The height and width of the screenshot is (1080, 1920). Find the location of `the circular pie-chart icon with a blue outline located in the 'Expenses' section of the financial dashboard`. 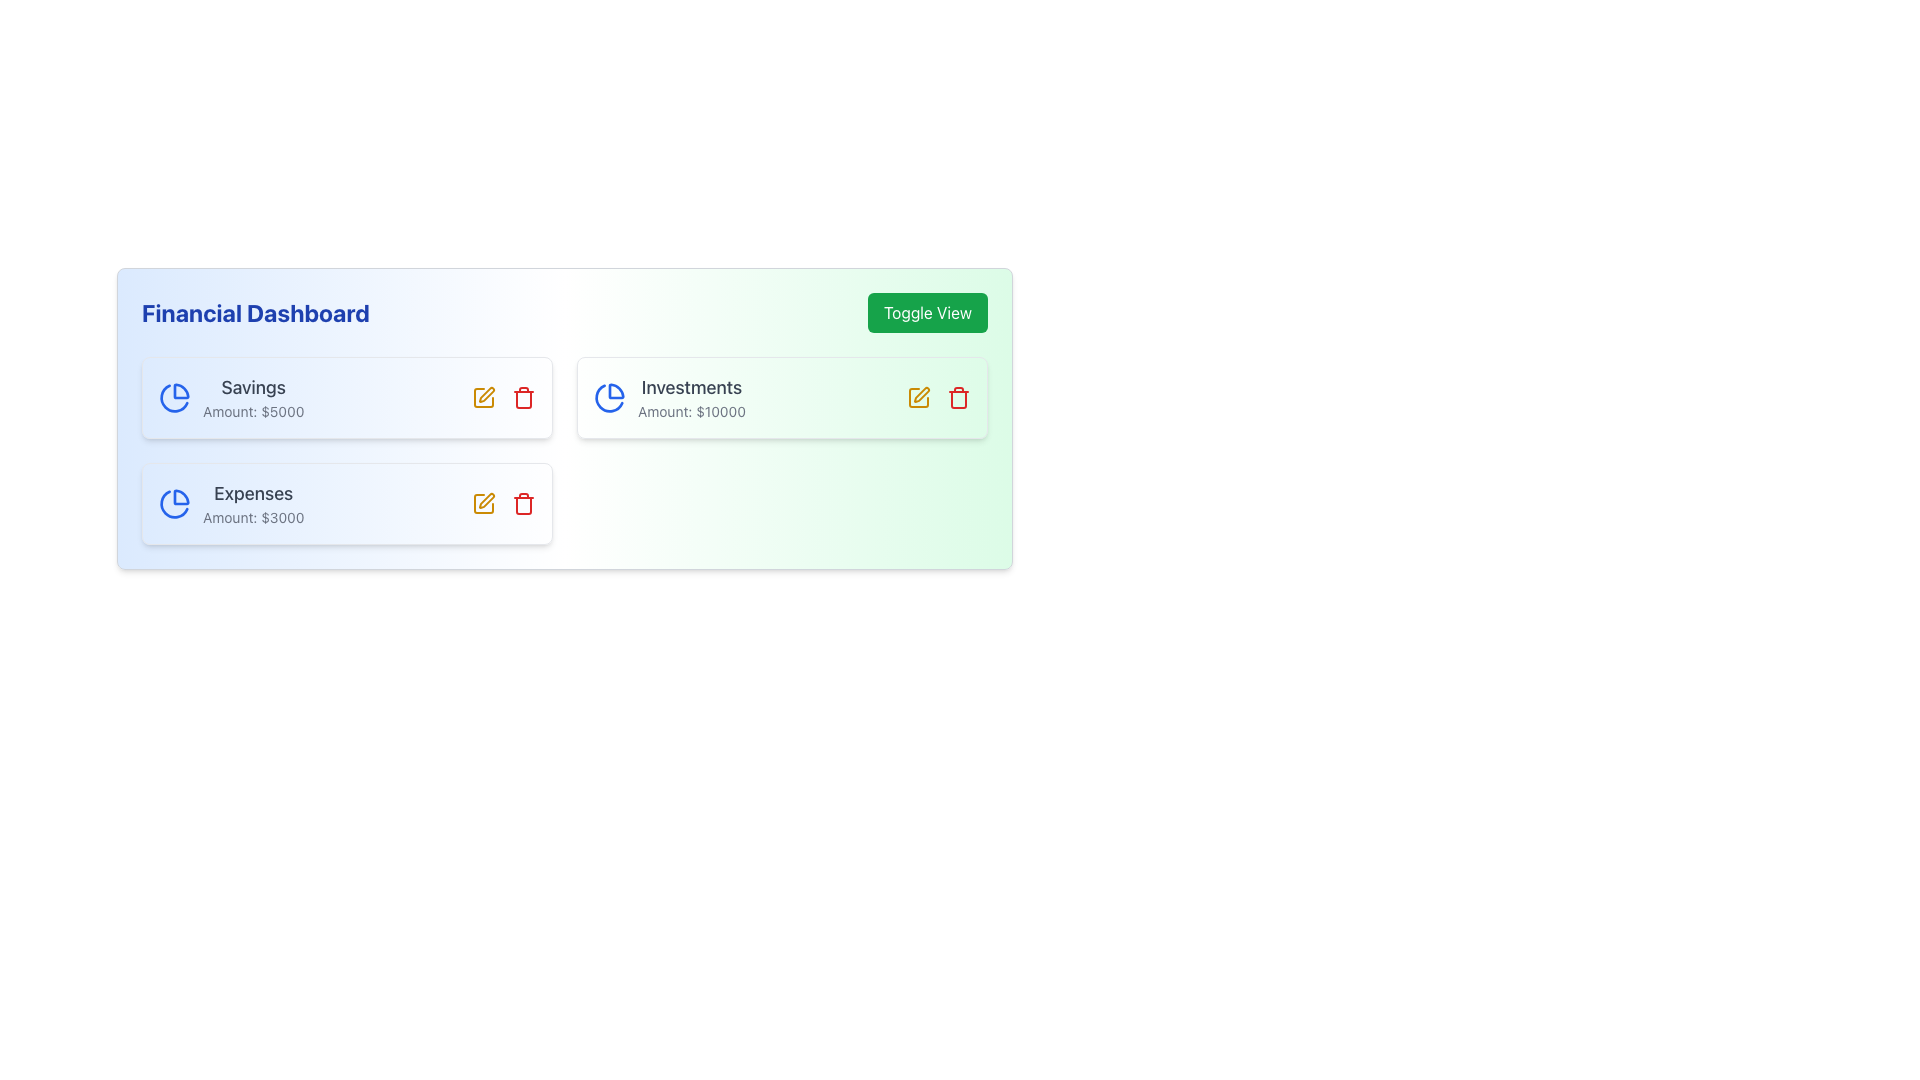

the circular pie-chart icon with a blue outline located in the 'Expenses' section of the financial dashboard is located at coordinates (174, 503).